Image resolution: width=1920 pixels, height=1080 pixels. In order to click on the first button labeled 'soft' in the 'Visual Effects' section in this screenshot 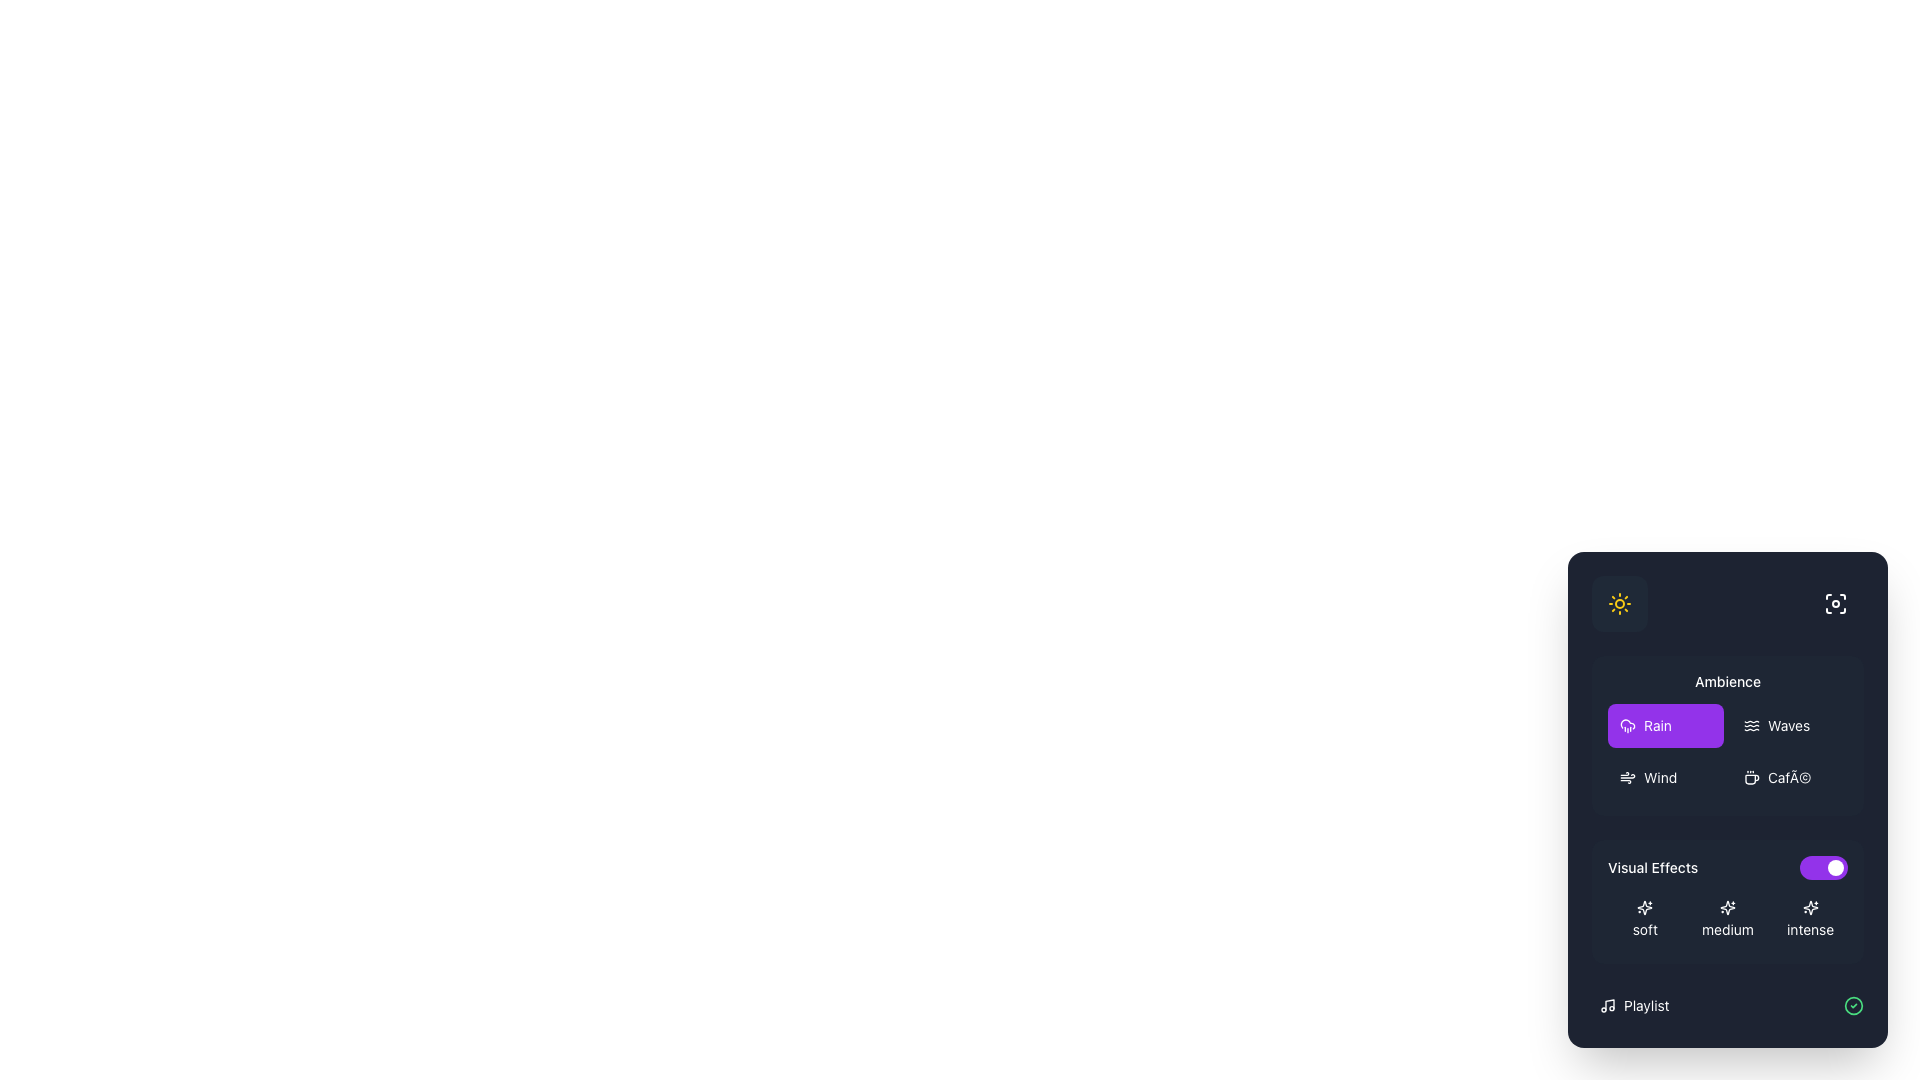, I will do `click(1645, 920)`.